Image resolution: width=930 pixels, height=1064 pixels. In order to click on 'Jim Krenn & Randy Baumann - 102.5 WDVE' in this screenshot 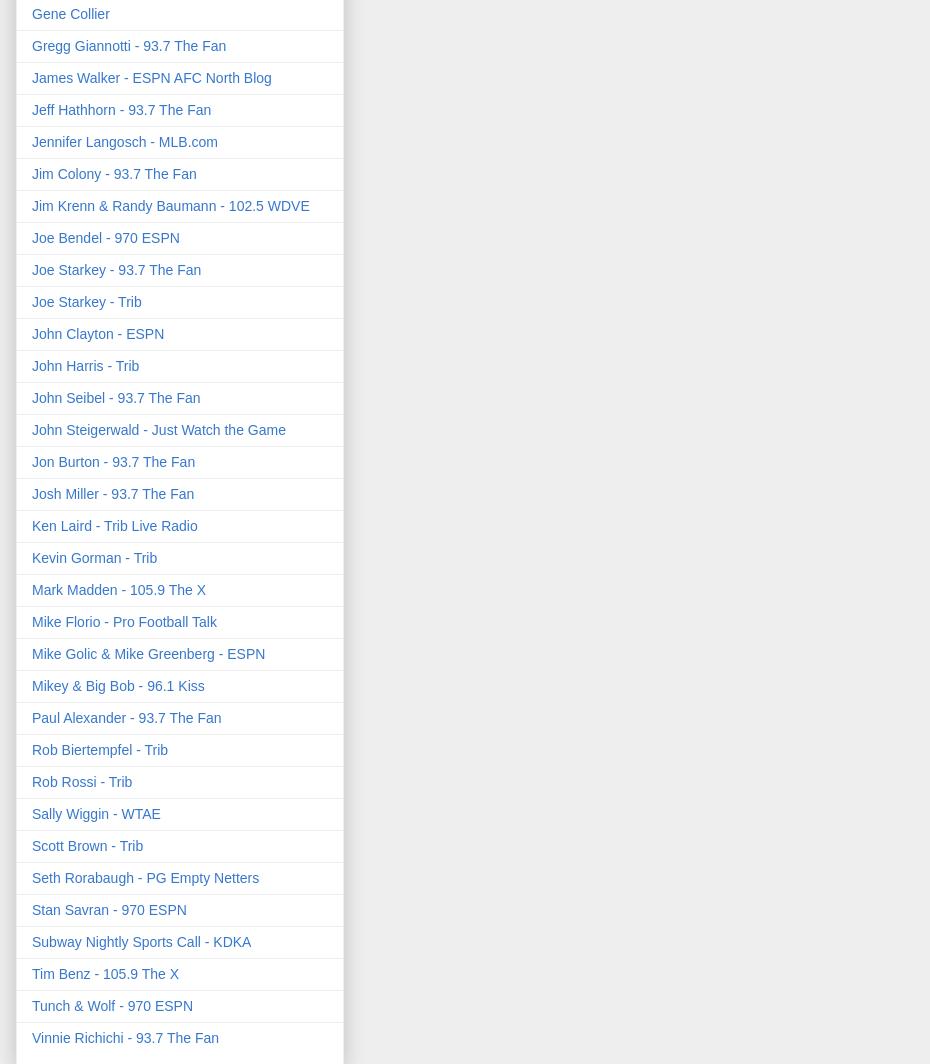, I will do `click(169, 205)`.